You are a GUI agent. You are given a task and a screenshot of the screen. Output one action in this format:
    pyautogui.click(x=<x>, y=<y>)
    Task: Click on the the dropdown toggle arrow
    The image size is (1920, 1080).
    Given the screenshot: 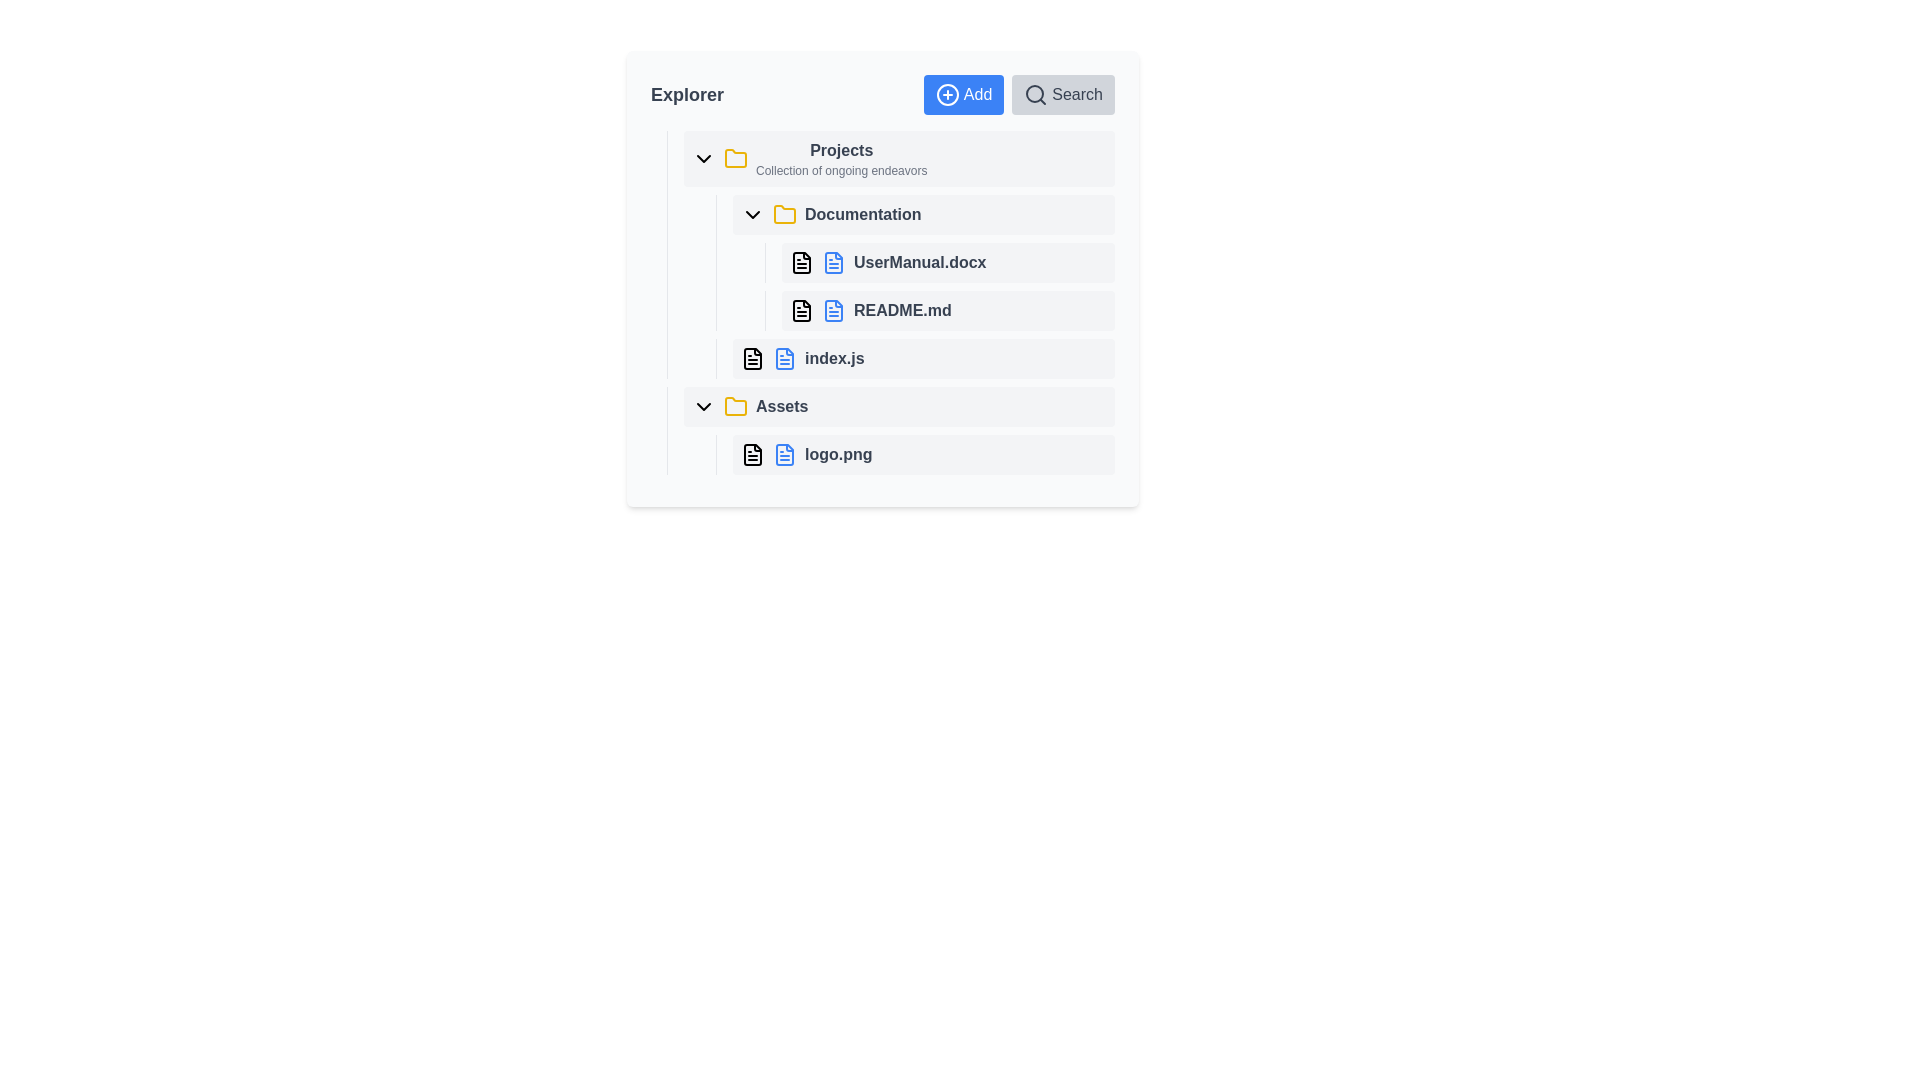 What is the action you would take?
    pyautogui.click(x=752, y=215)
    